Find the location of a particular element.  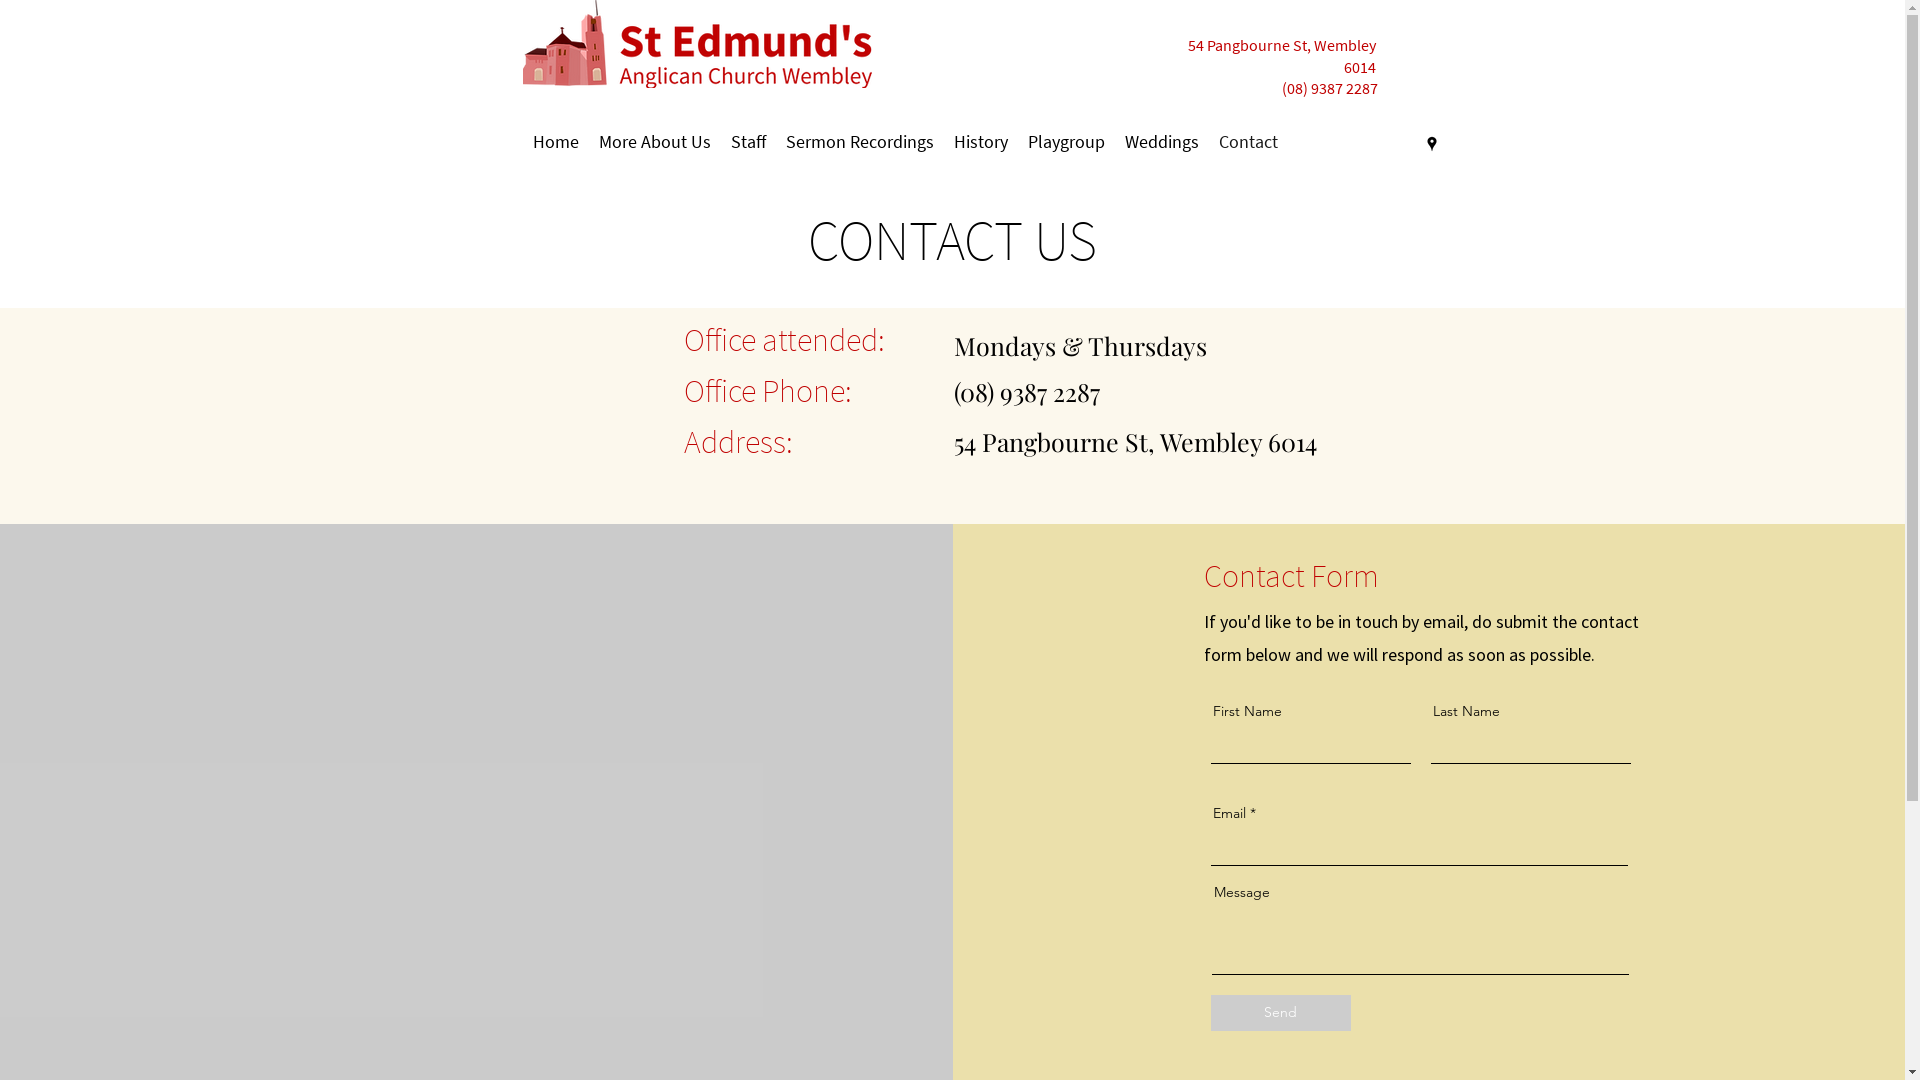

'Weddings' is located at coordinates (1161, 141).